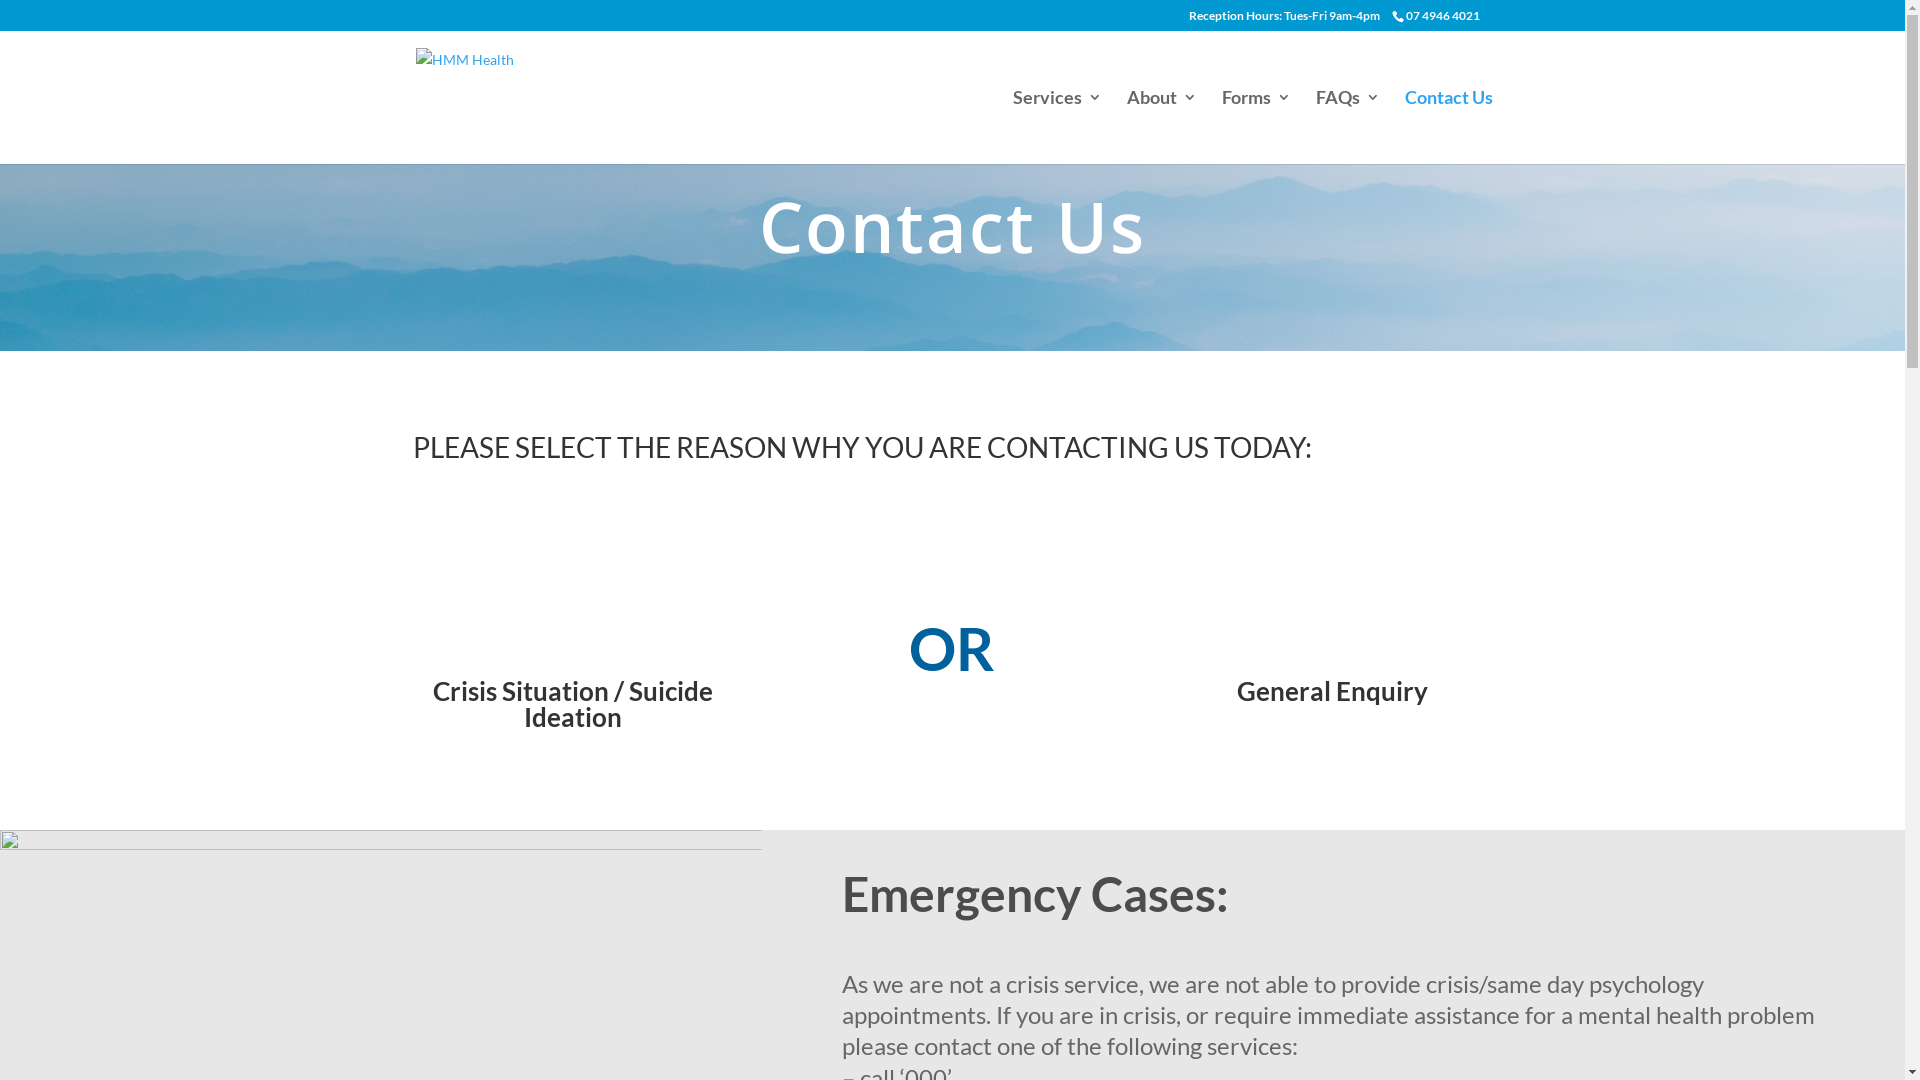 The height and width of the screenshot is (1080, 1920). What do you see at coordinates (1221, 127) in the screenshot?
I see `'Forms'` at bounding box center [1221, 127].